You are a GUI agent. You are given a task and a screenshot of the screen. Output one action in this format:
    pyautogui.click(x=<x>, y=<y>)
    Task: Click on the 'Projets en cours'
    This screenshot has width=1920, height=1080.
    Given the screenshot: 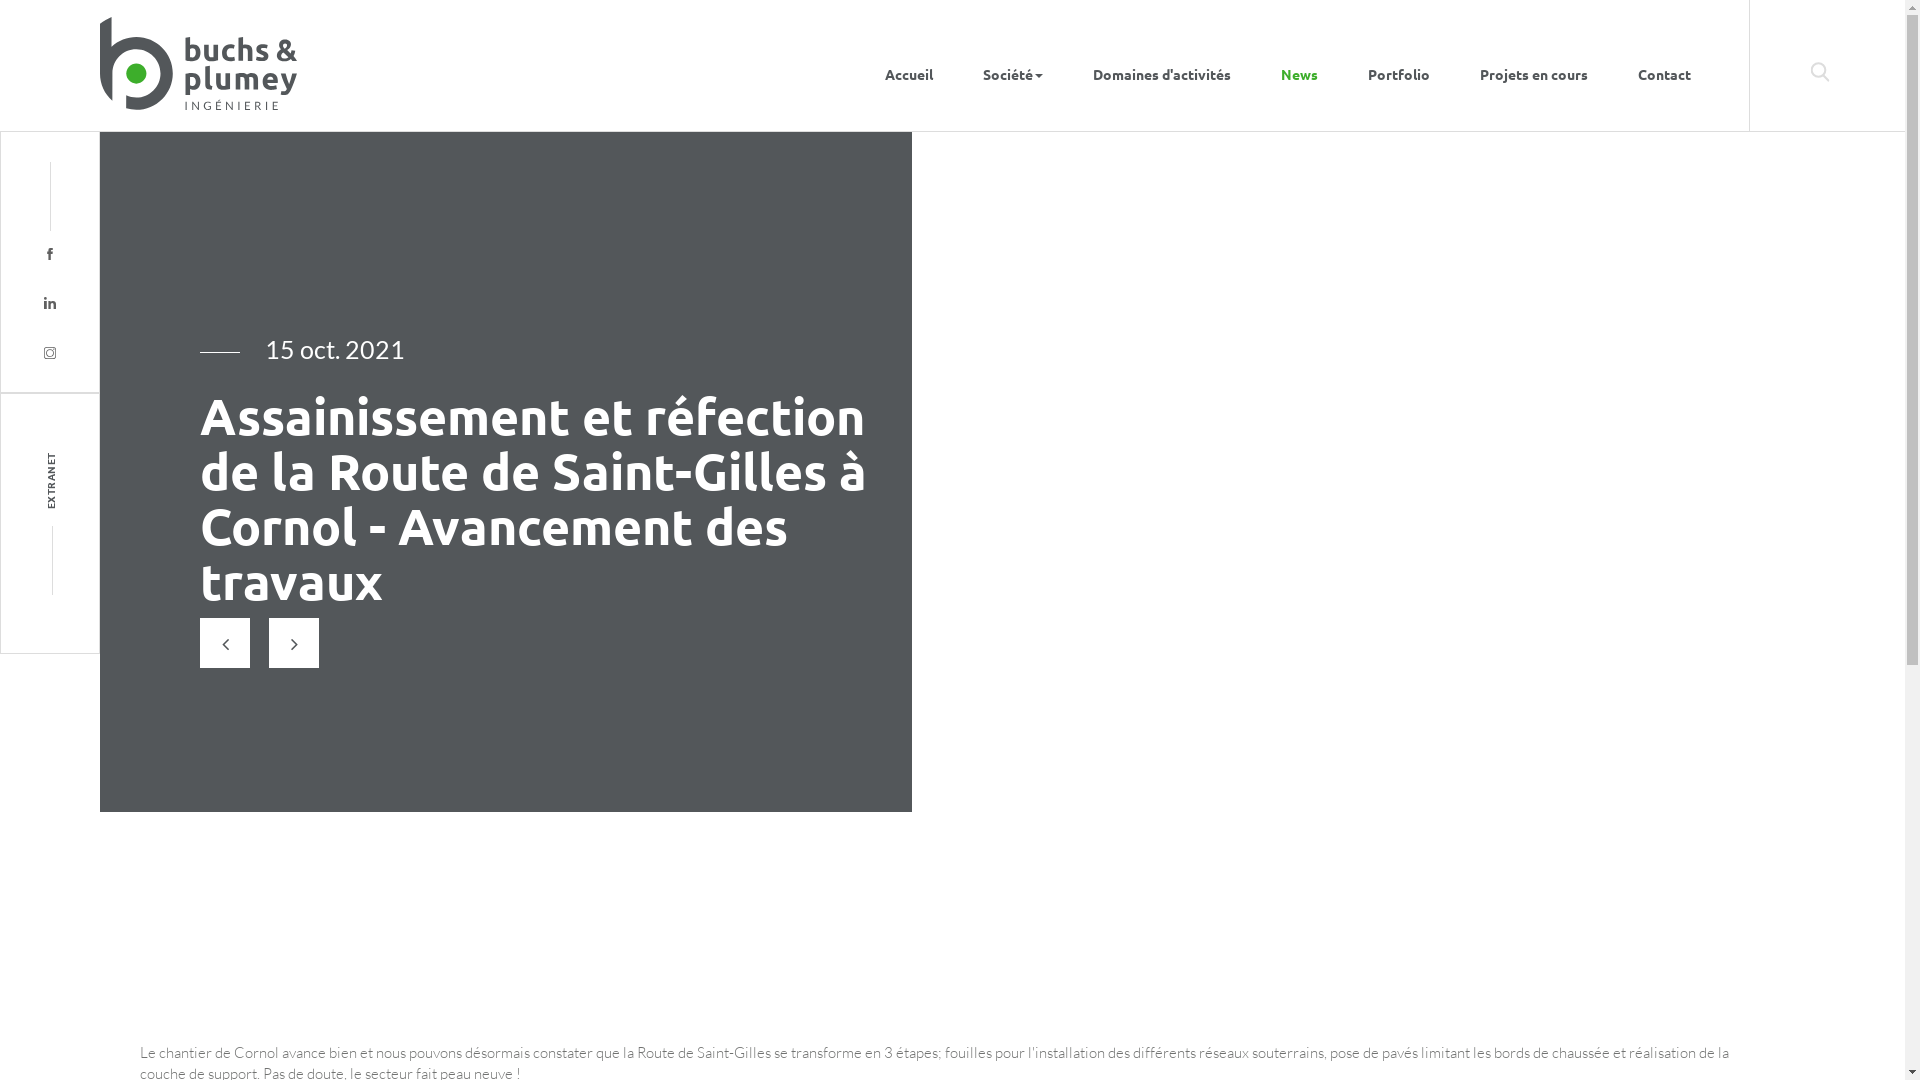 What is the action you would take?
    pyautogui.click(x=1533, y=64)
    